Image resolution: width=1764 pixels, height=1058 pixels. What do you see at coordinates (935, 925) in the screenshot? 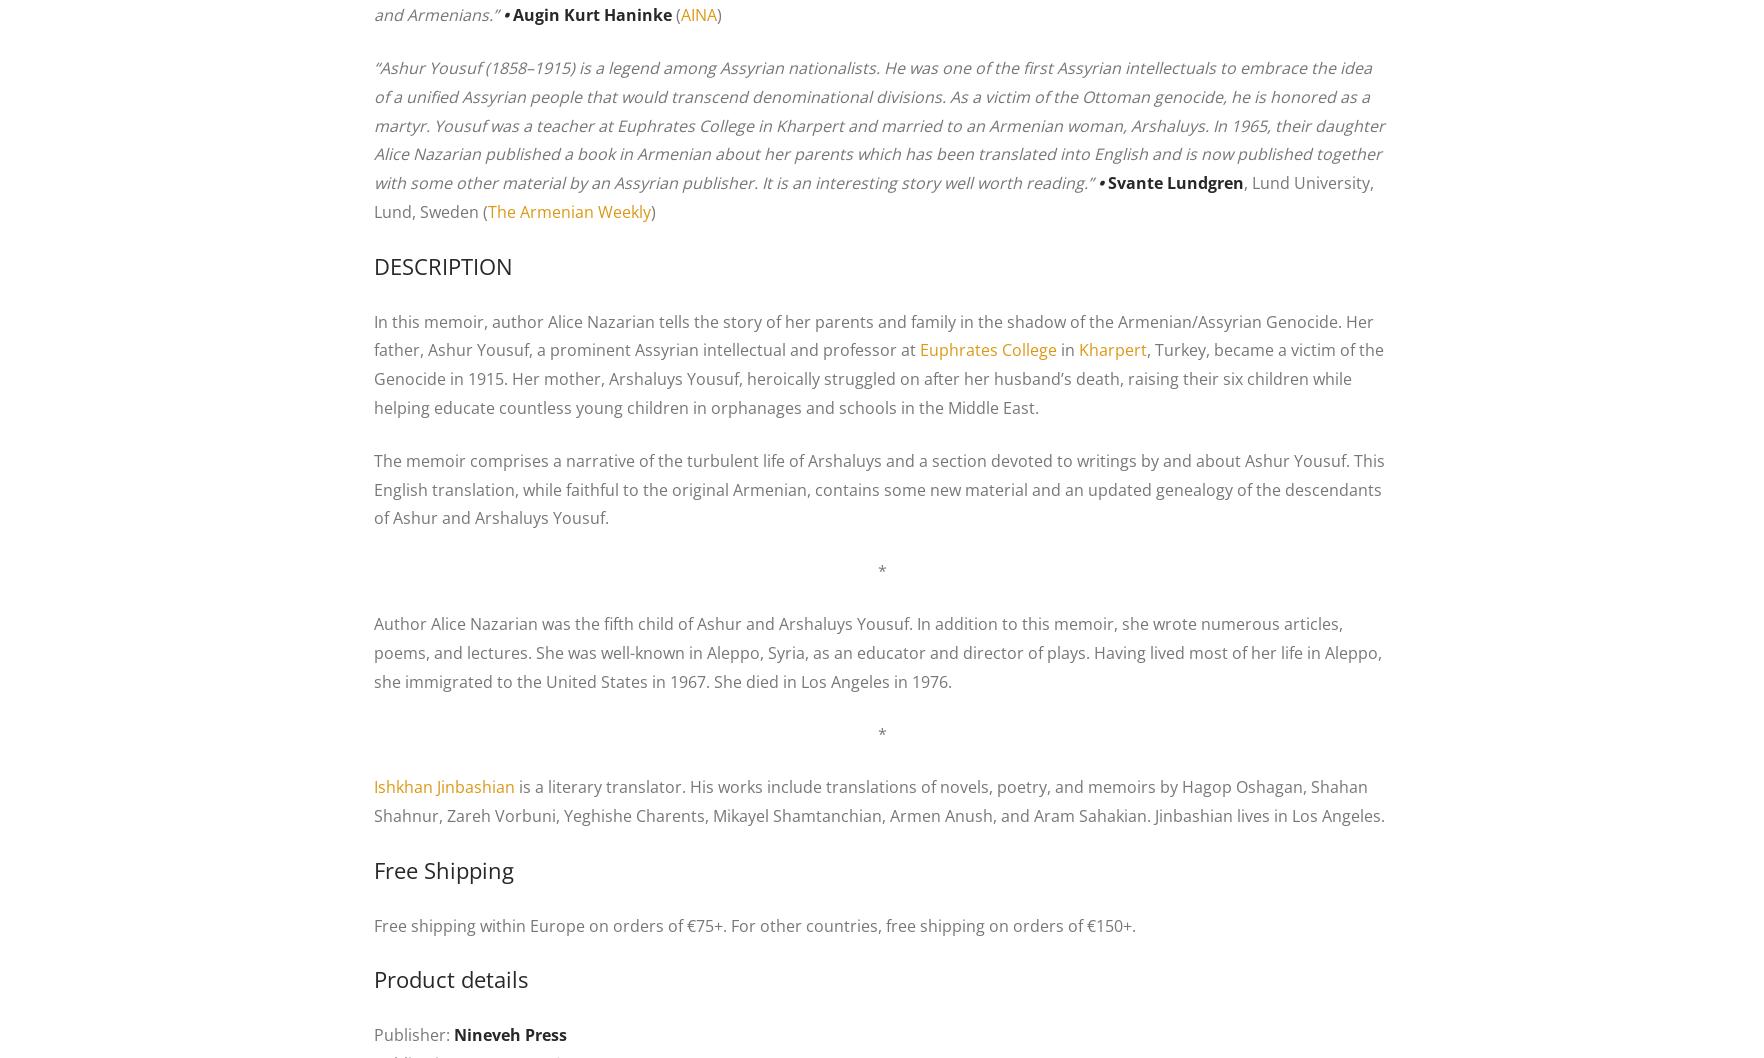
I see `'For other countries, free shipping on orders of €150+.'` at bounding box center [935, 925].